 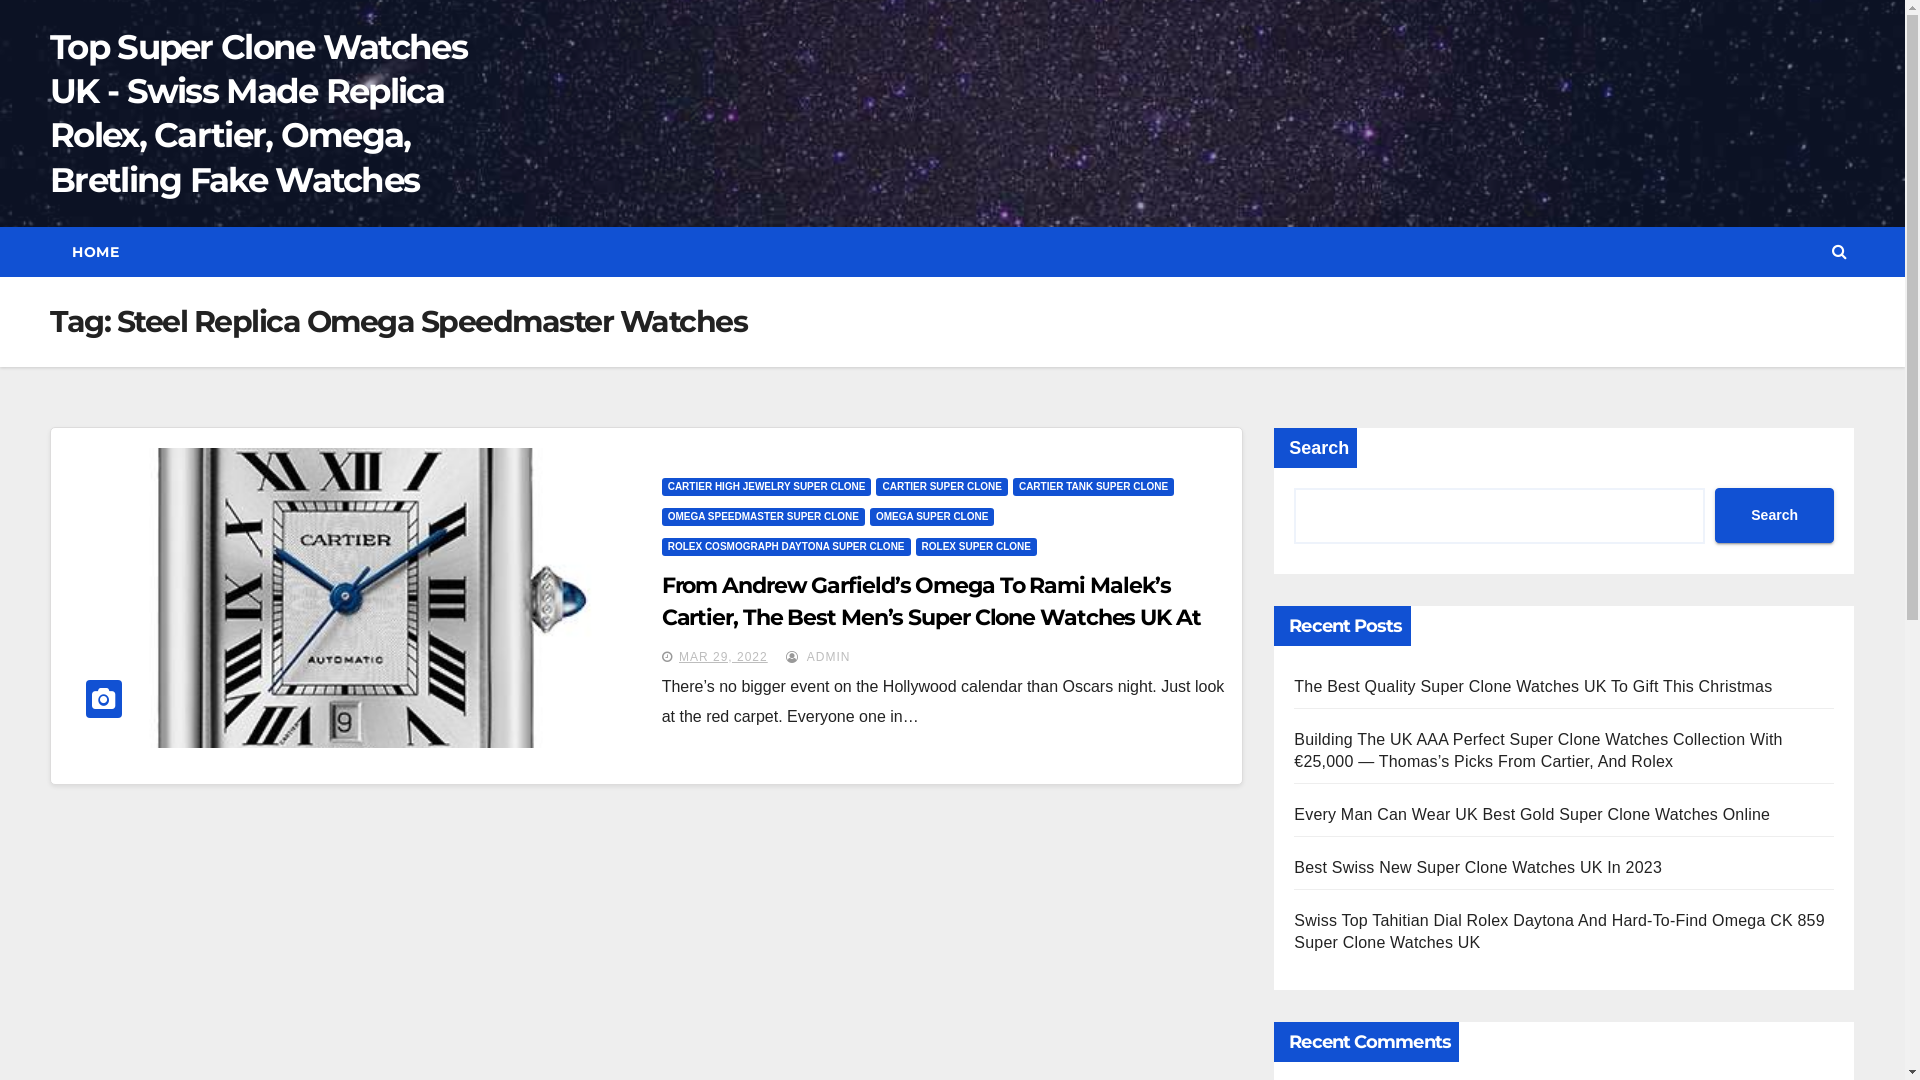 I want to click on 'ADMIN', so click(x=817, y=656).